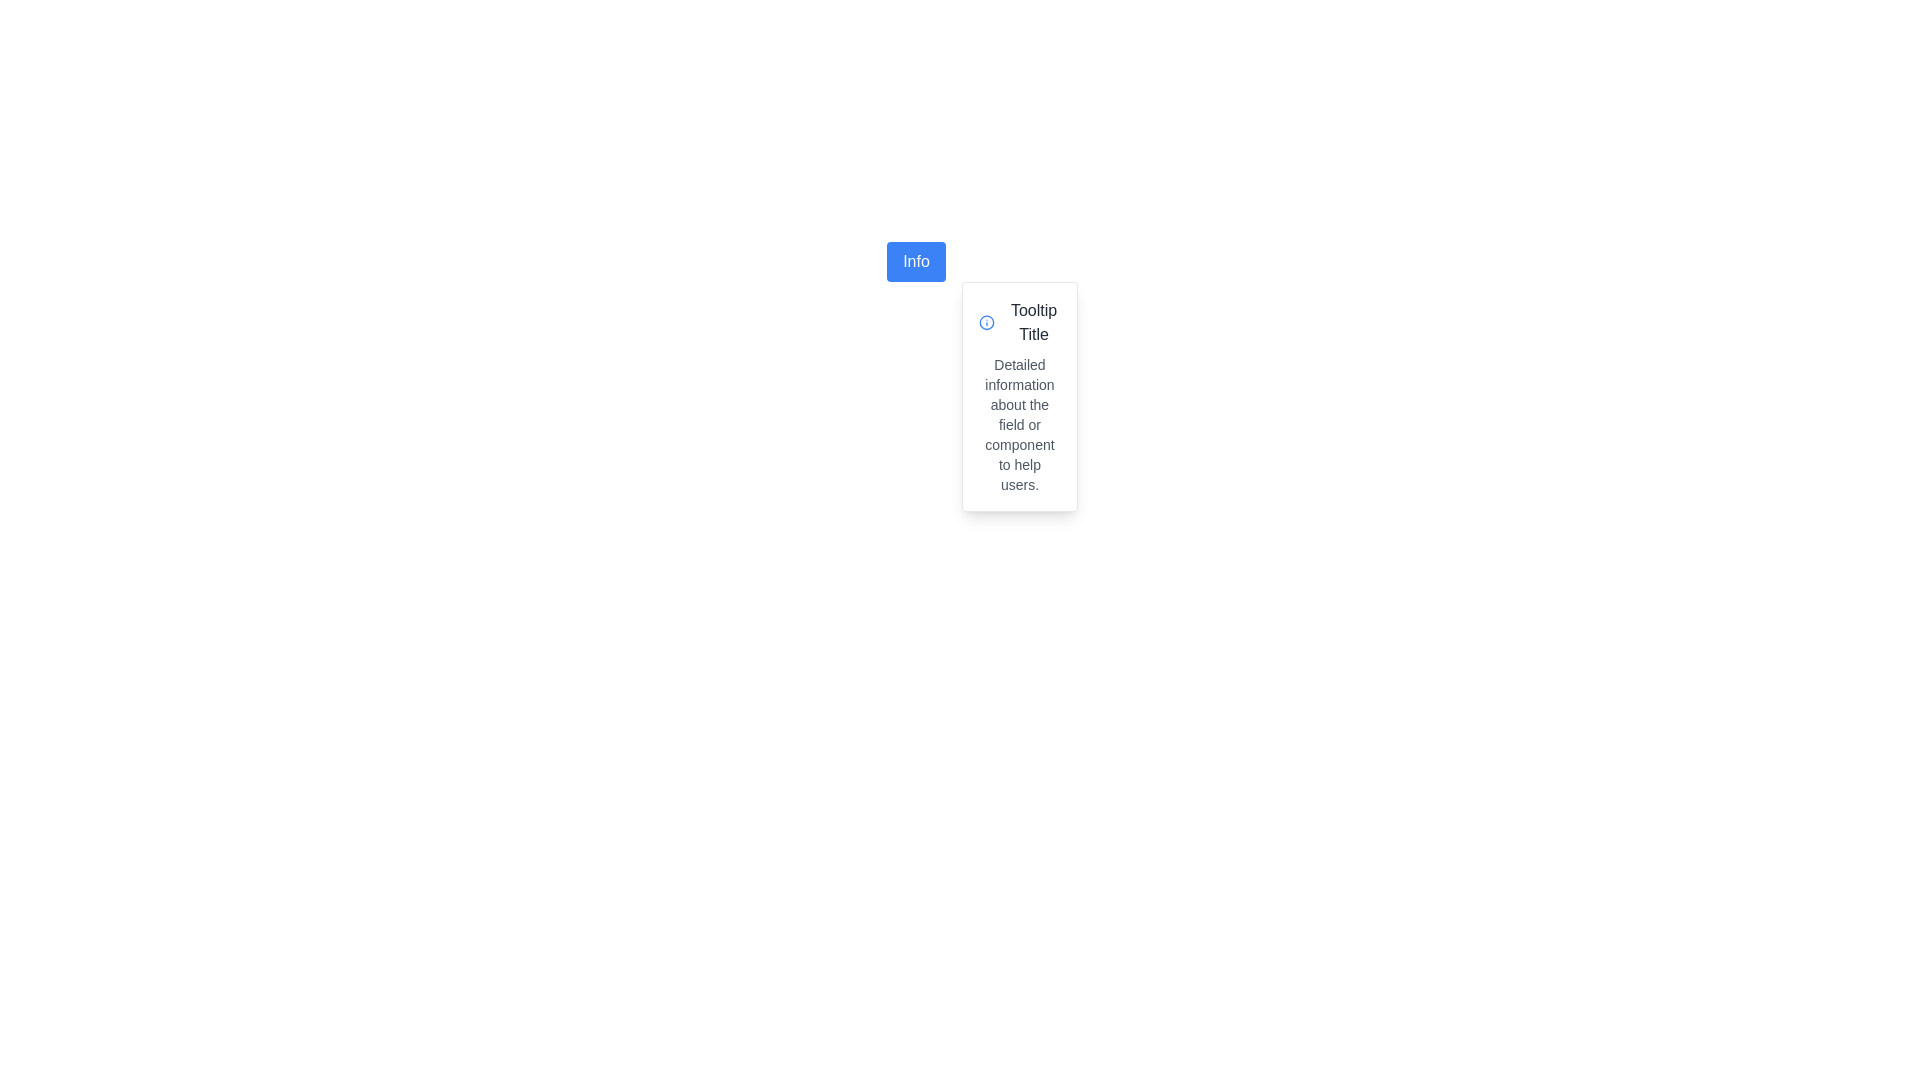  Describe the element at coordinates (915, 261) in the screenshot. I see `the blue button labeled 'Info'` at that location.